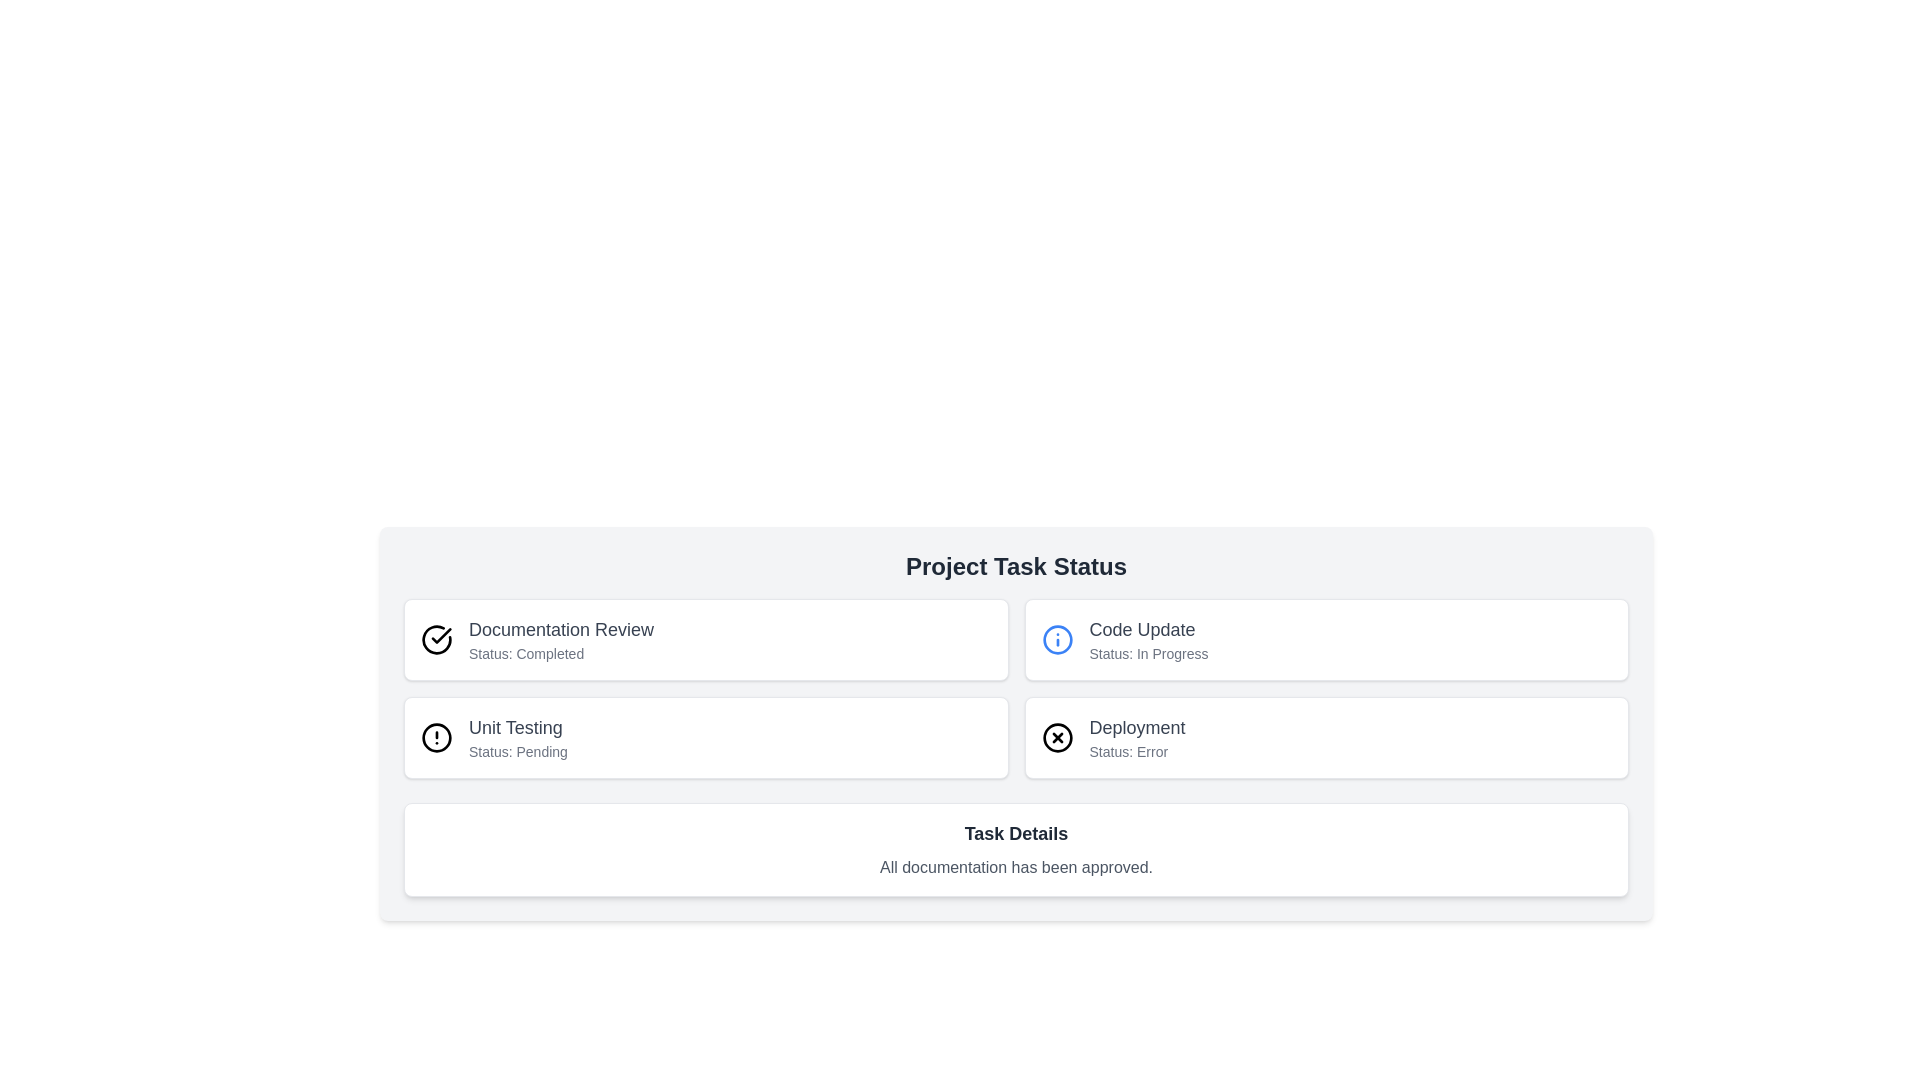 The height and width of the screenshot is (1080, 1920). I want to click on text content of the 'Unit Testing' label, which is a large, bold, medium gray text located above the 'Status: Pending' label in the 'Project Task Status' table, so click(518, 728).